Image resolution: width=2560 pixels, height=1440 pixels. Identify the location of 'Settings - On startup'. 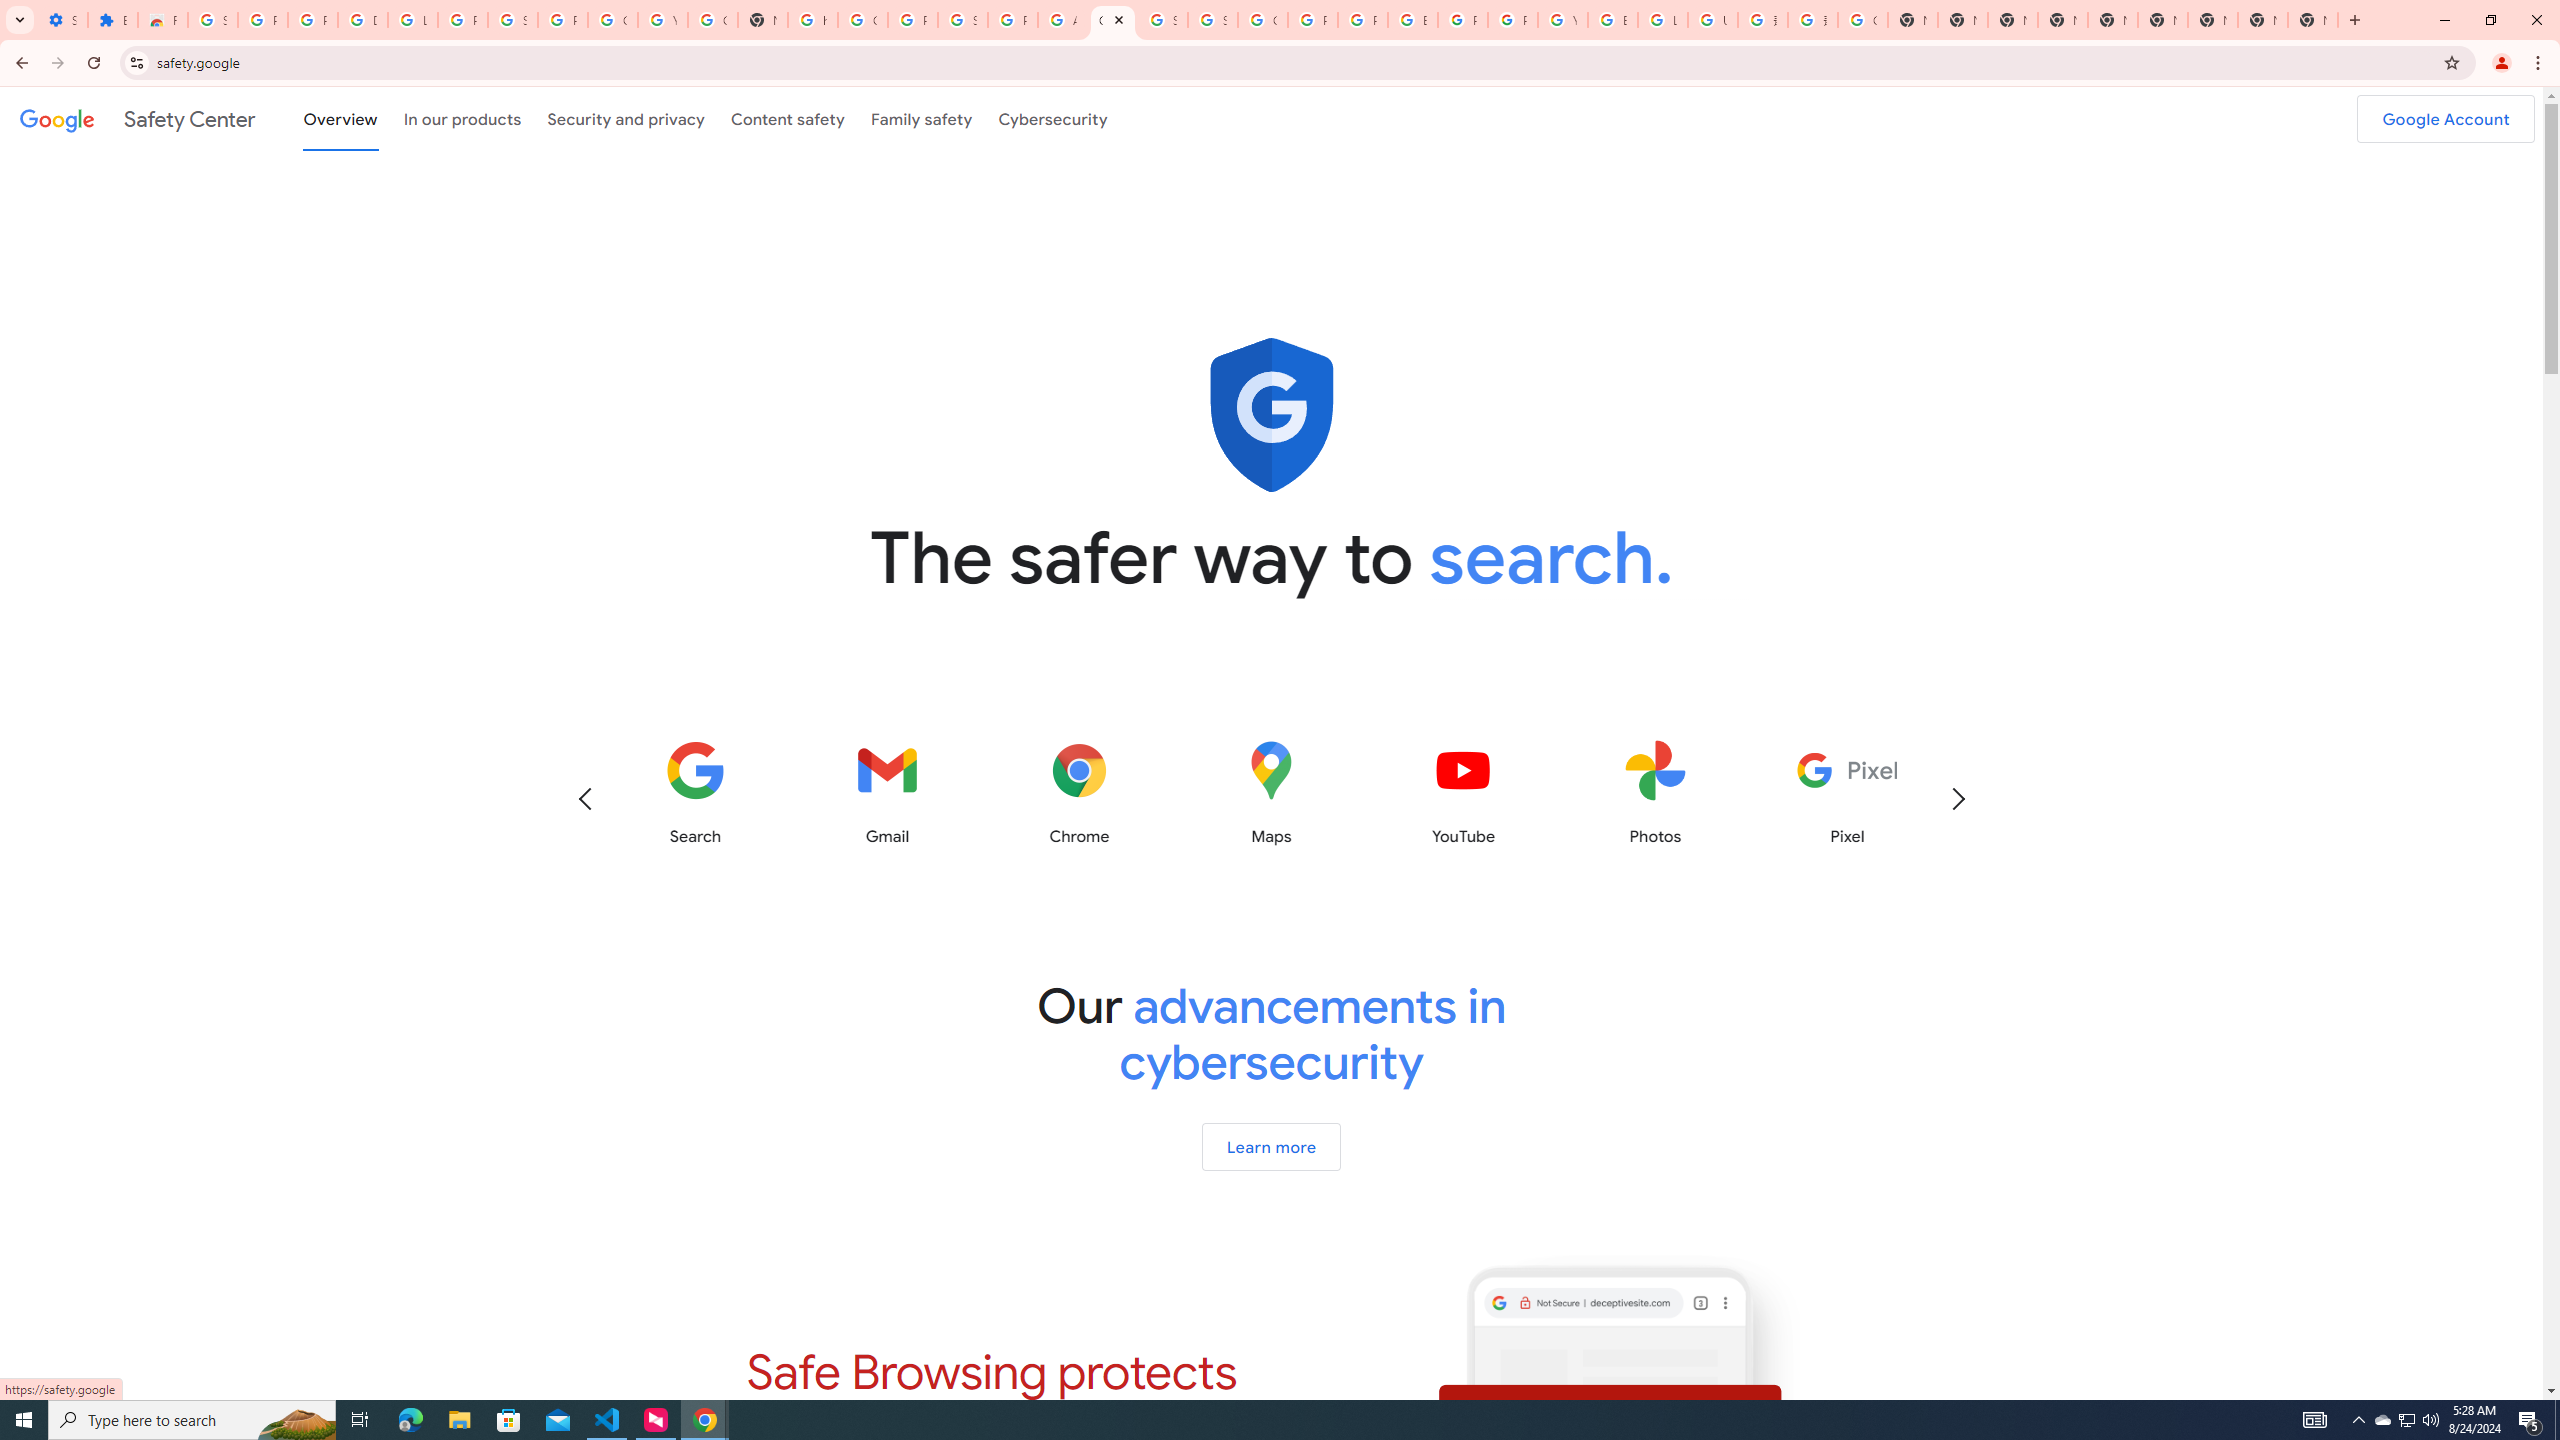
(61, 19).